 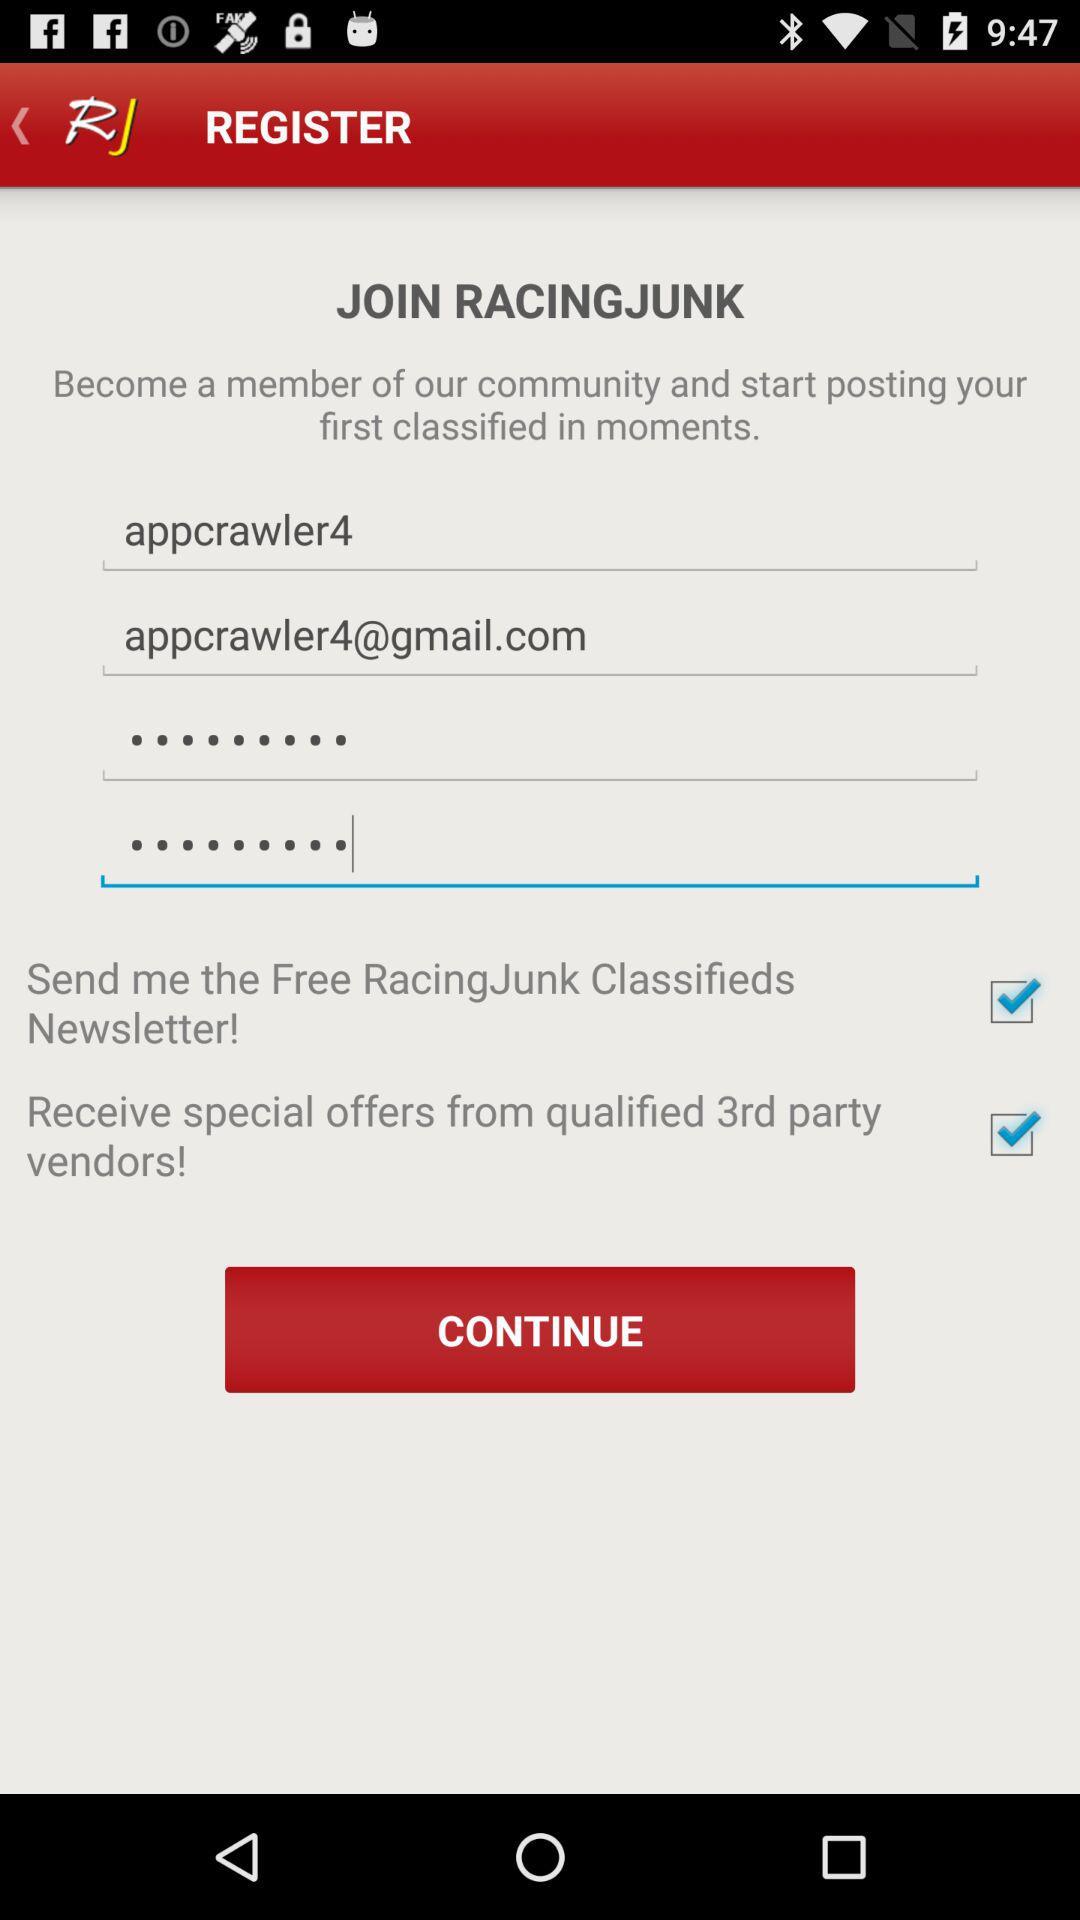 What do you see at coordinates (1011, 1002) in the screenshot?
I see `receive newsletter` at bounding box center [1011, 1002].